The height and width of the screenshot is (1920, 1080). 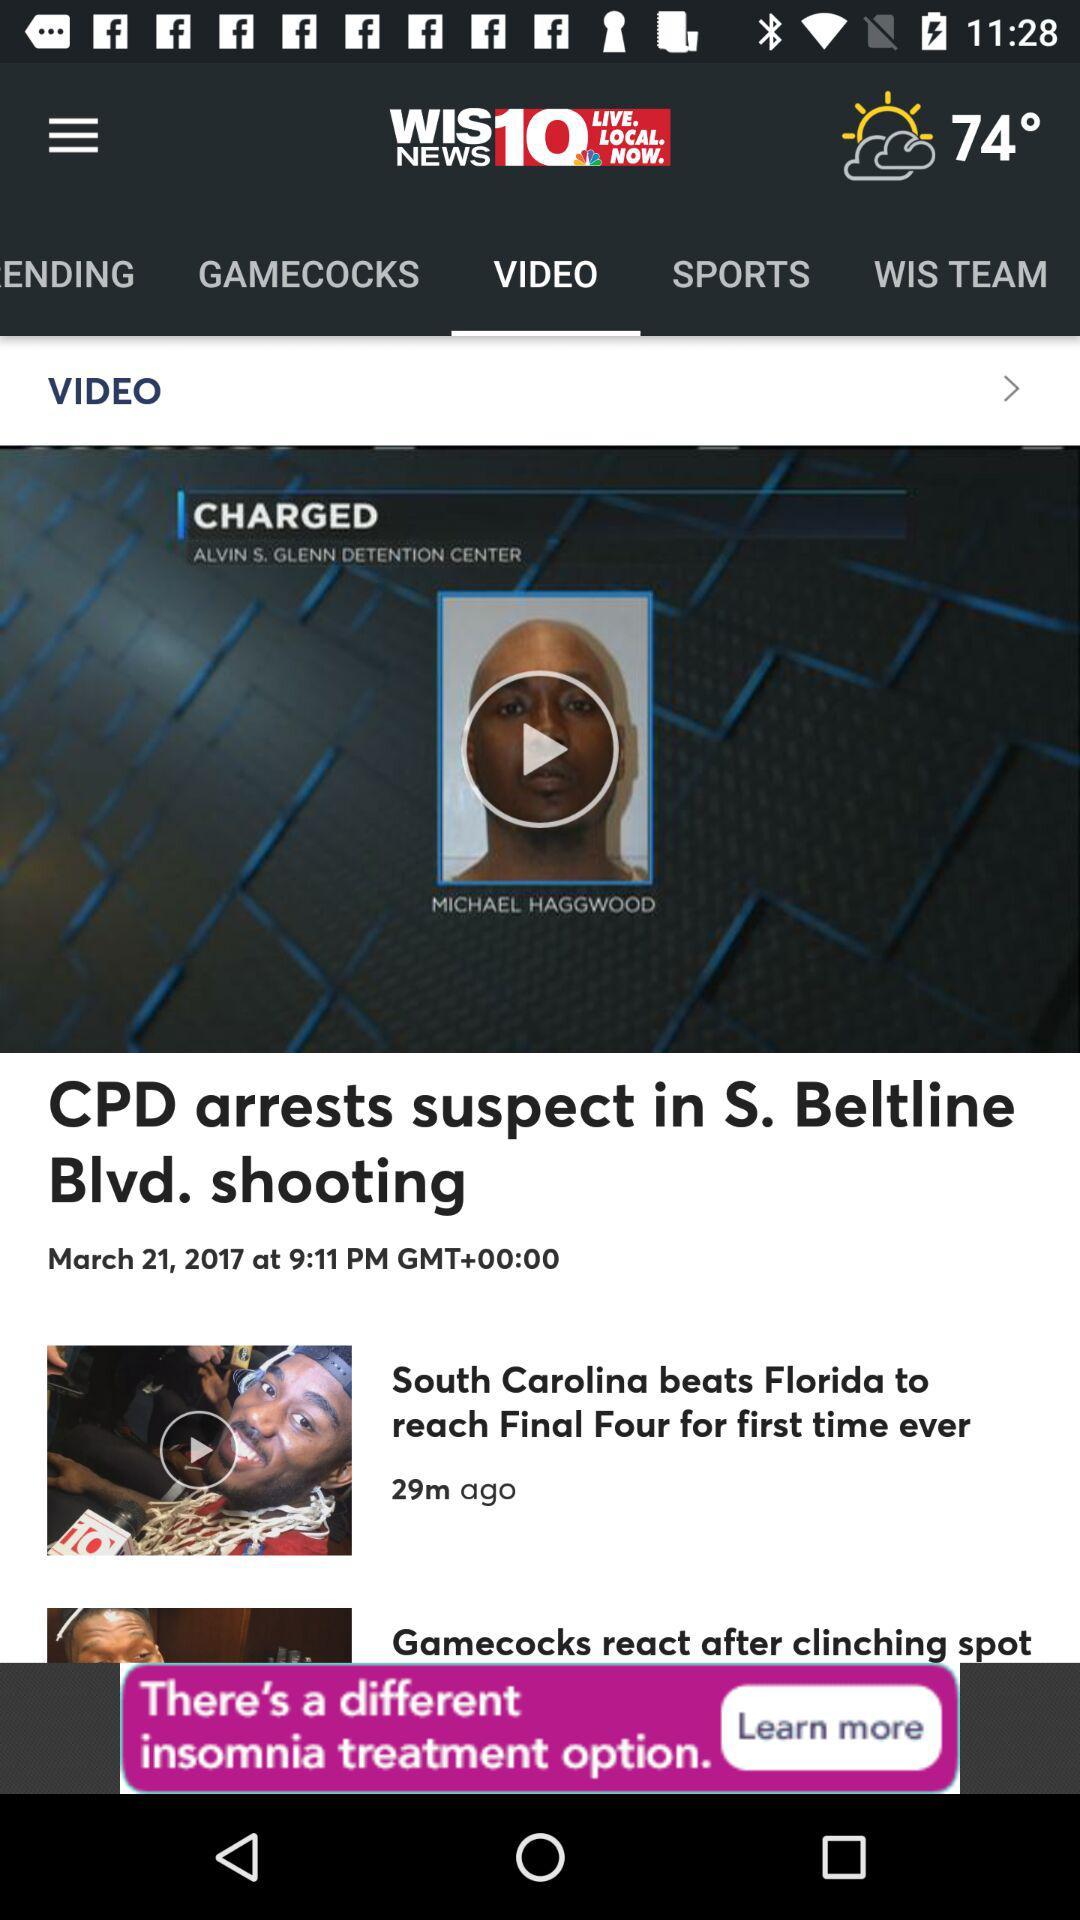 I want to click on access advertising, so click(x=540, y=1727).